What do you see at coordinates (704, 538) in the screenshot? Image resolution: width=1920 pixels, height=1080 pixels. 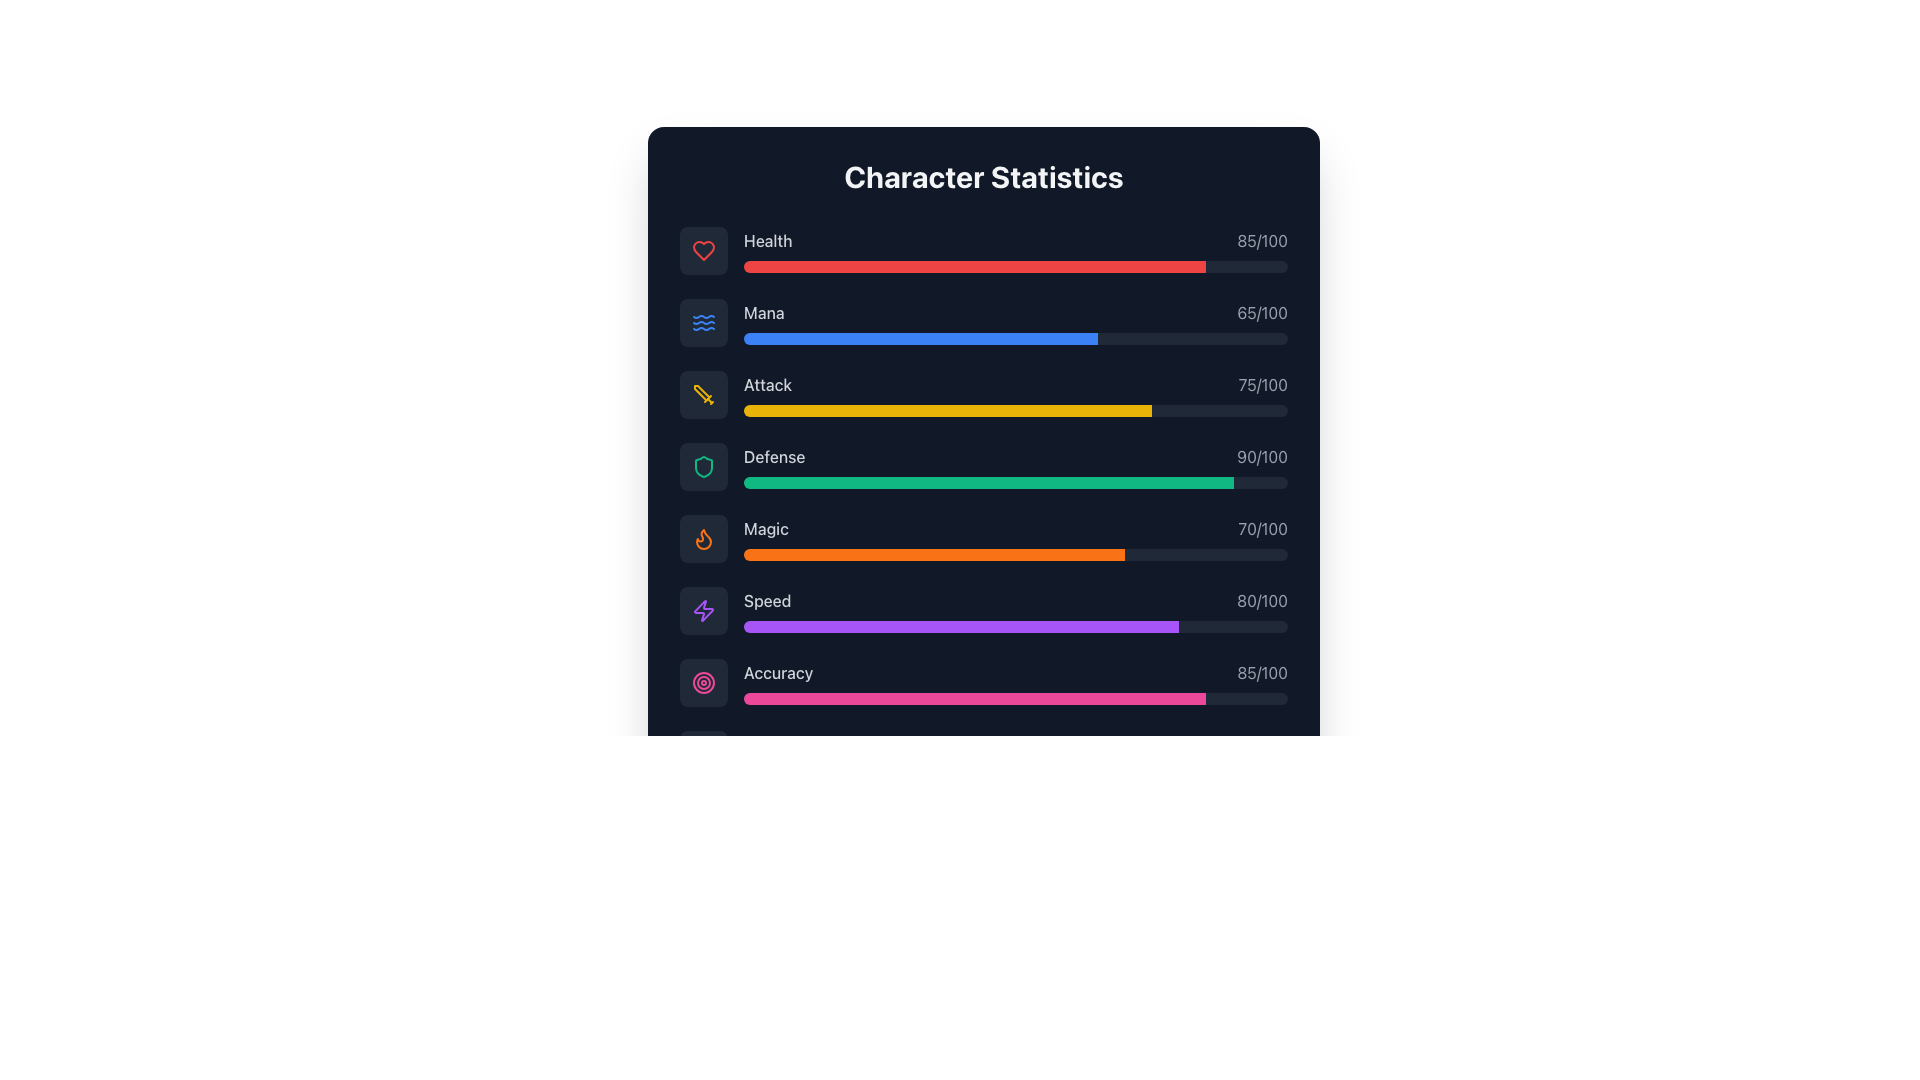 I see `the 'Magic' statistic icon, which is the third icon from the top in the vertical list on the left side of the interface` at bounding box center [704, 538].